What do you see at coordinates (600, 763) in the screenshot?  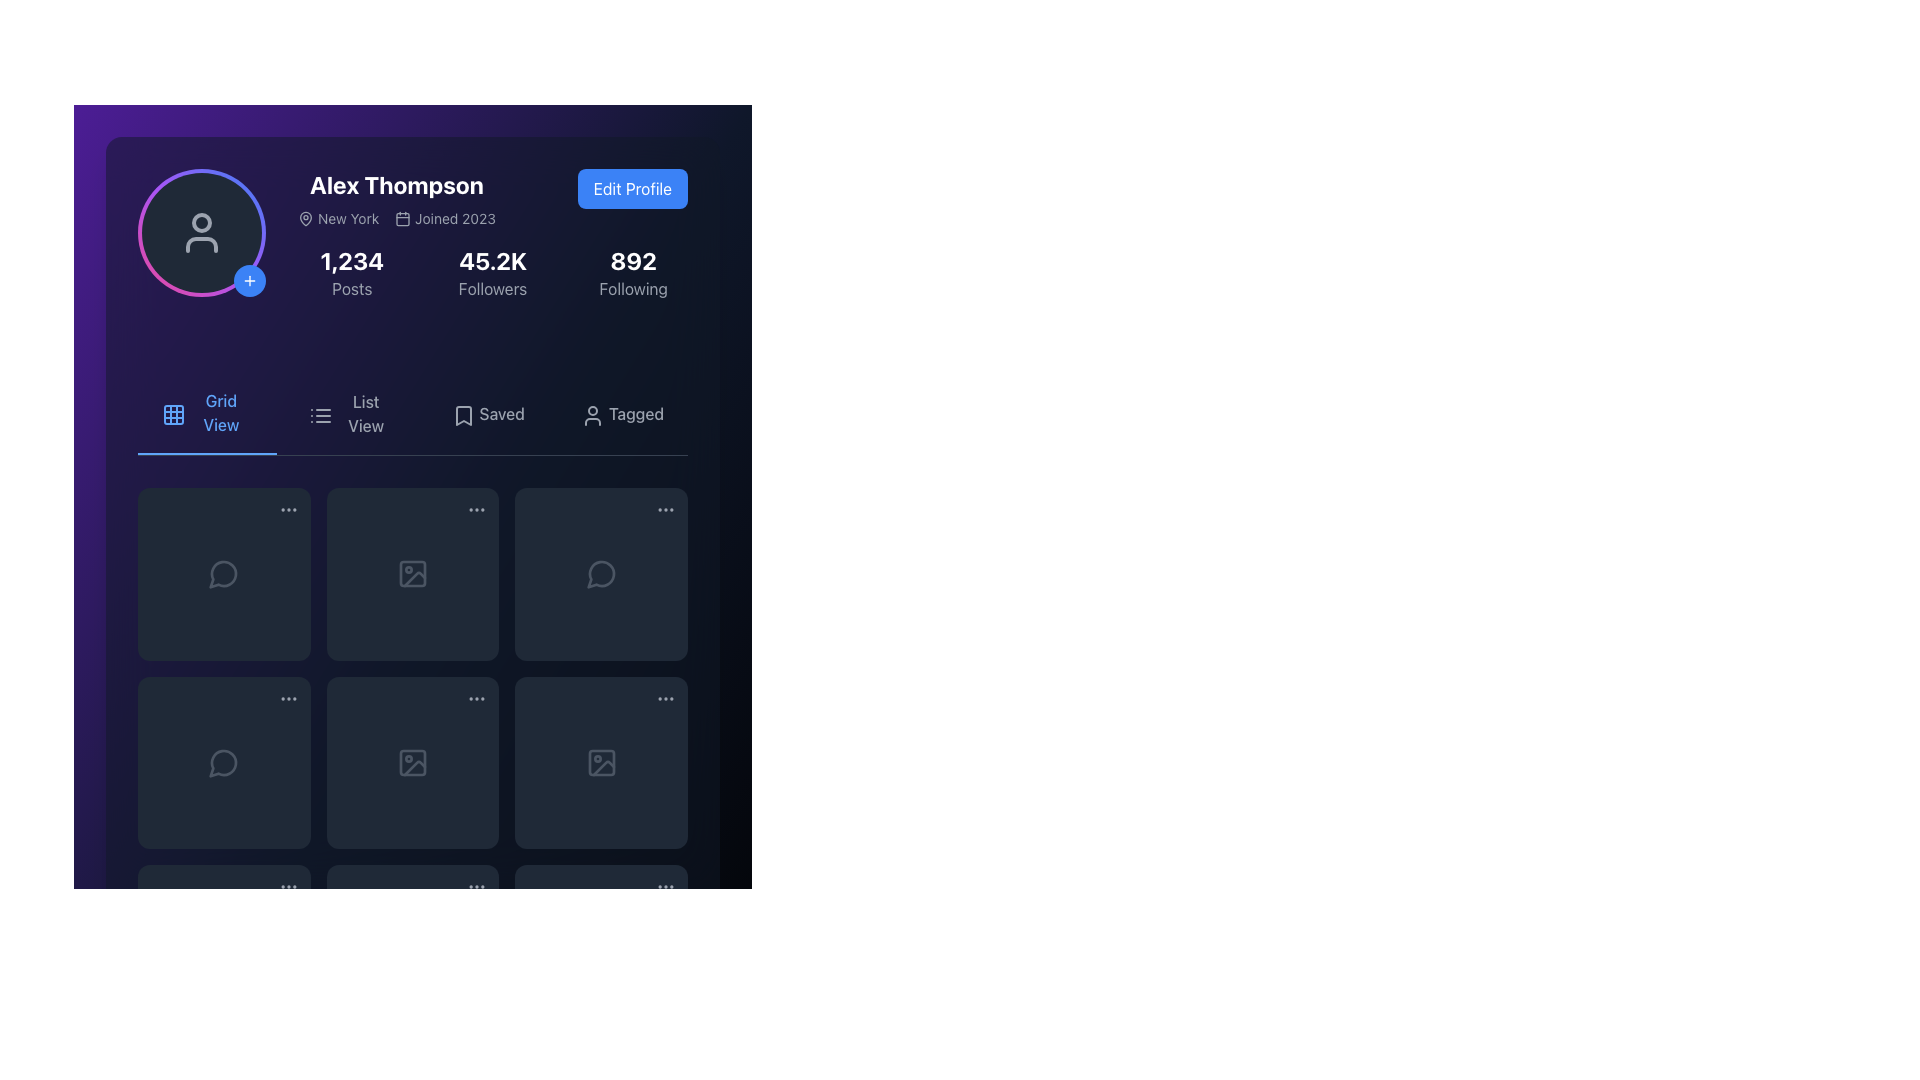 I see `the icon representing an option or status related to an image or photo, located in the second row and third column of the grid layout, by moving the cursor over it to view additional details` at bounding box center [600, 763].